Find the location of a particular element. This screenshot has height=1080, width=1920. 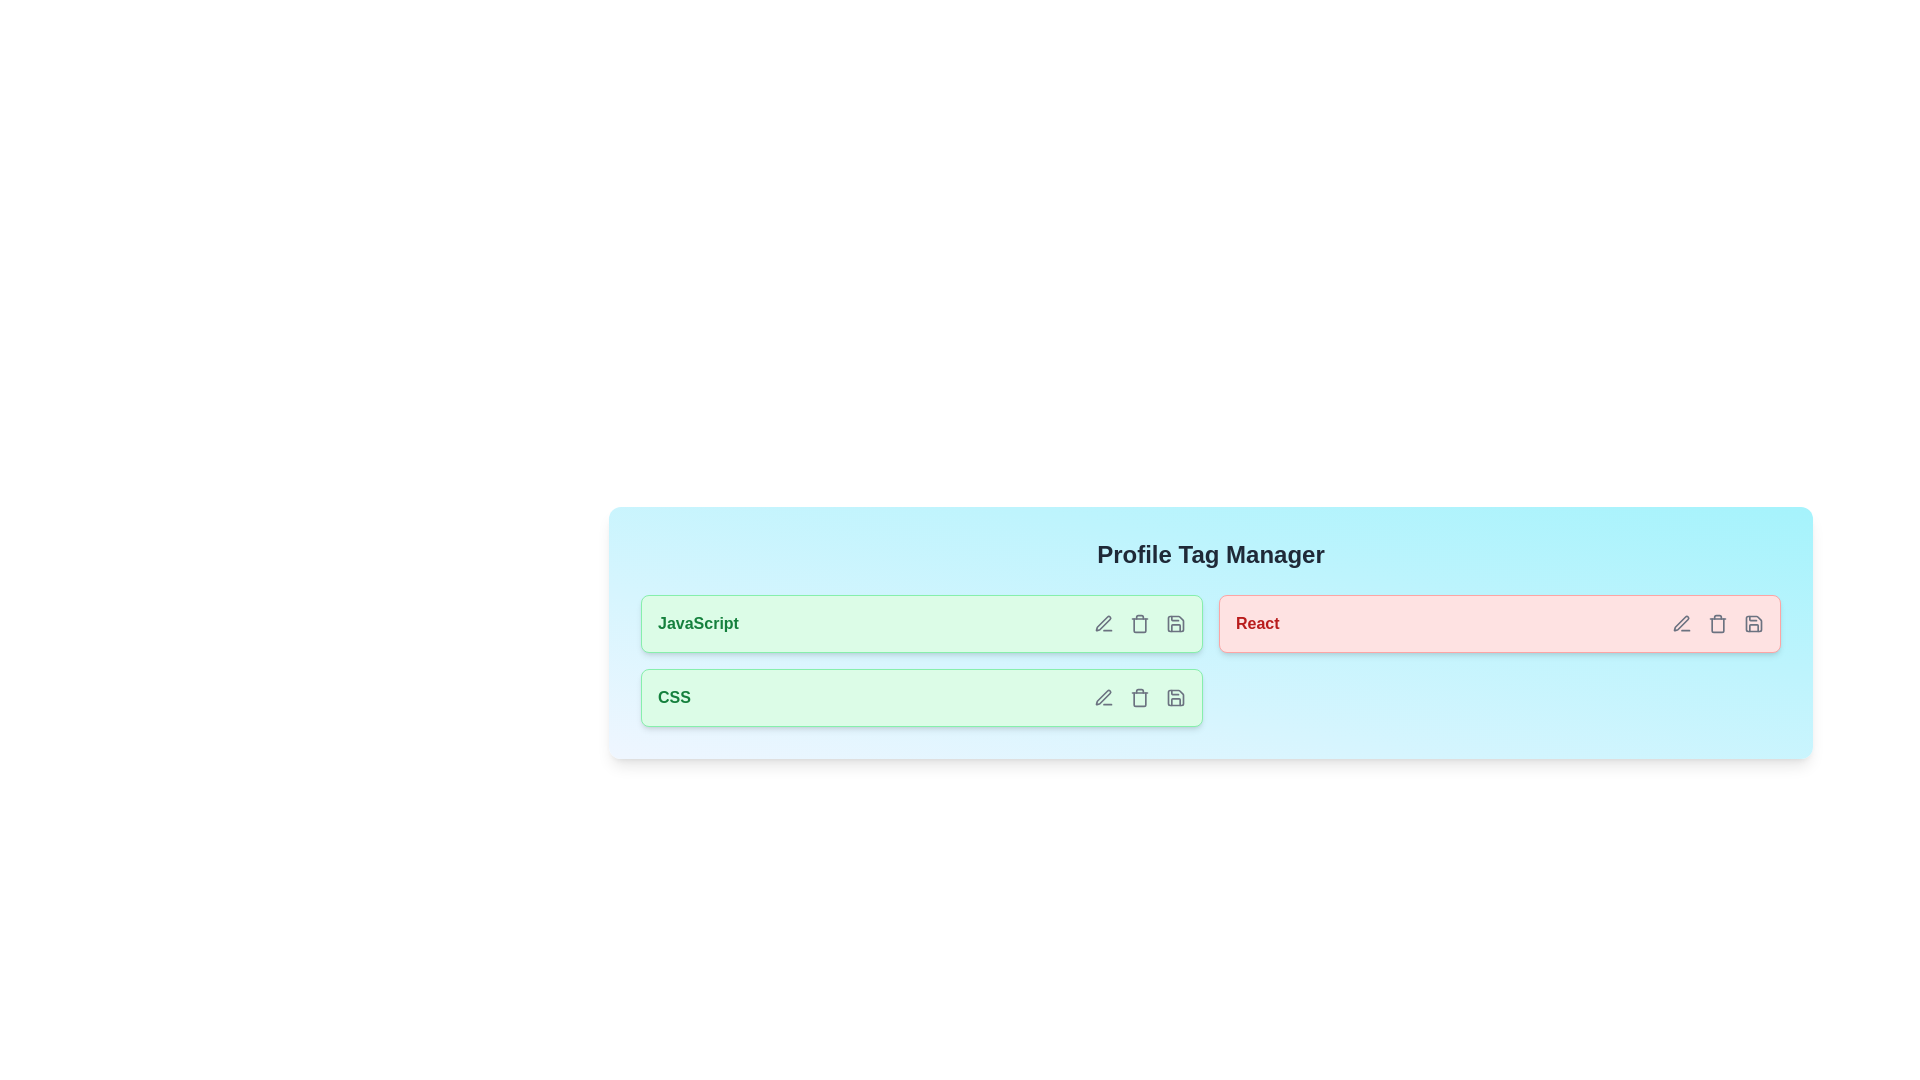

edit icon of the tag labeled CSS is located at coordinates (1103, 697).